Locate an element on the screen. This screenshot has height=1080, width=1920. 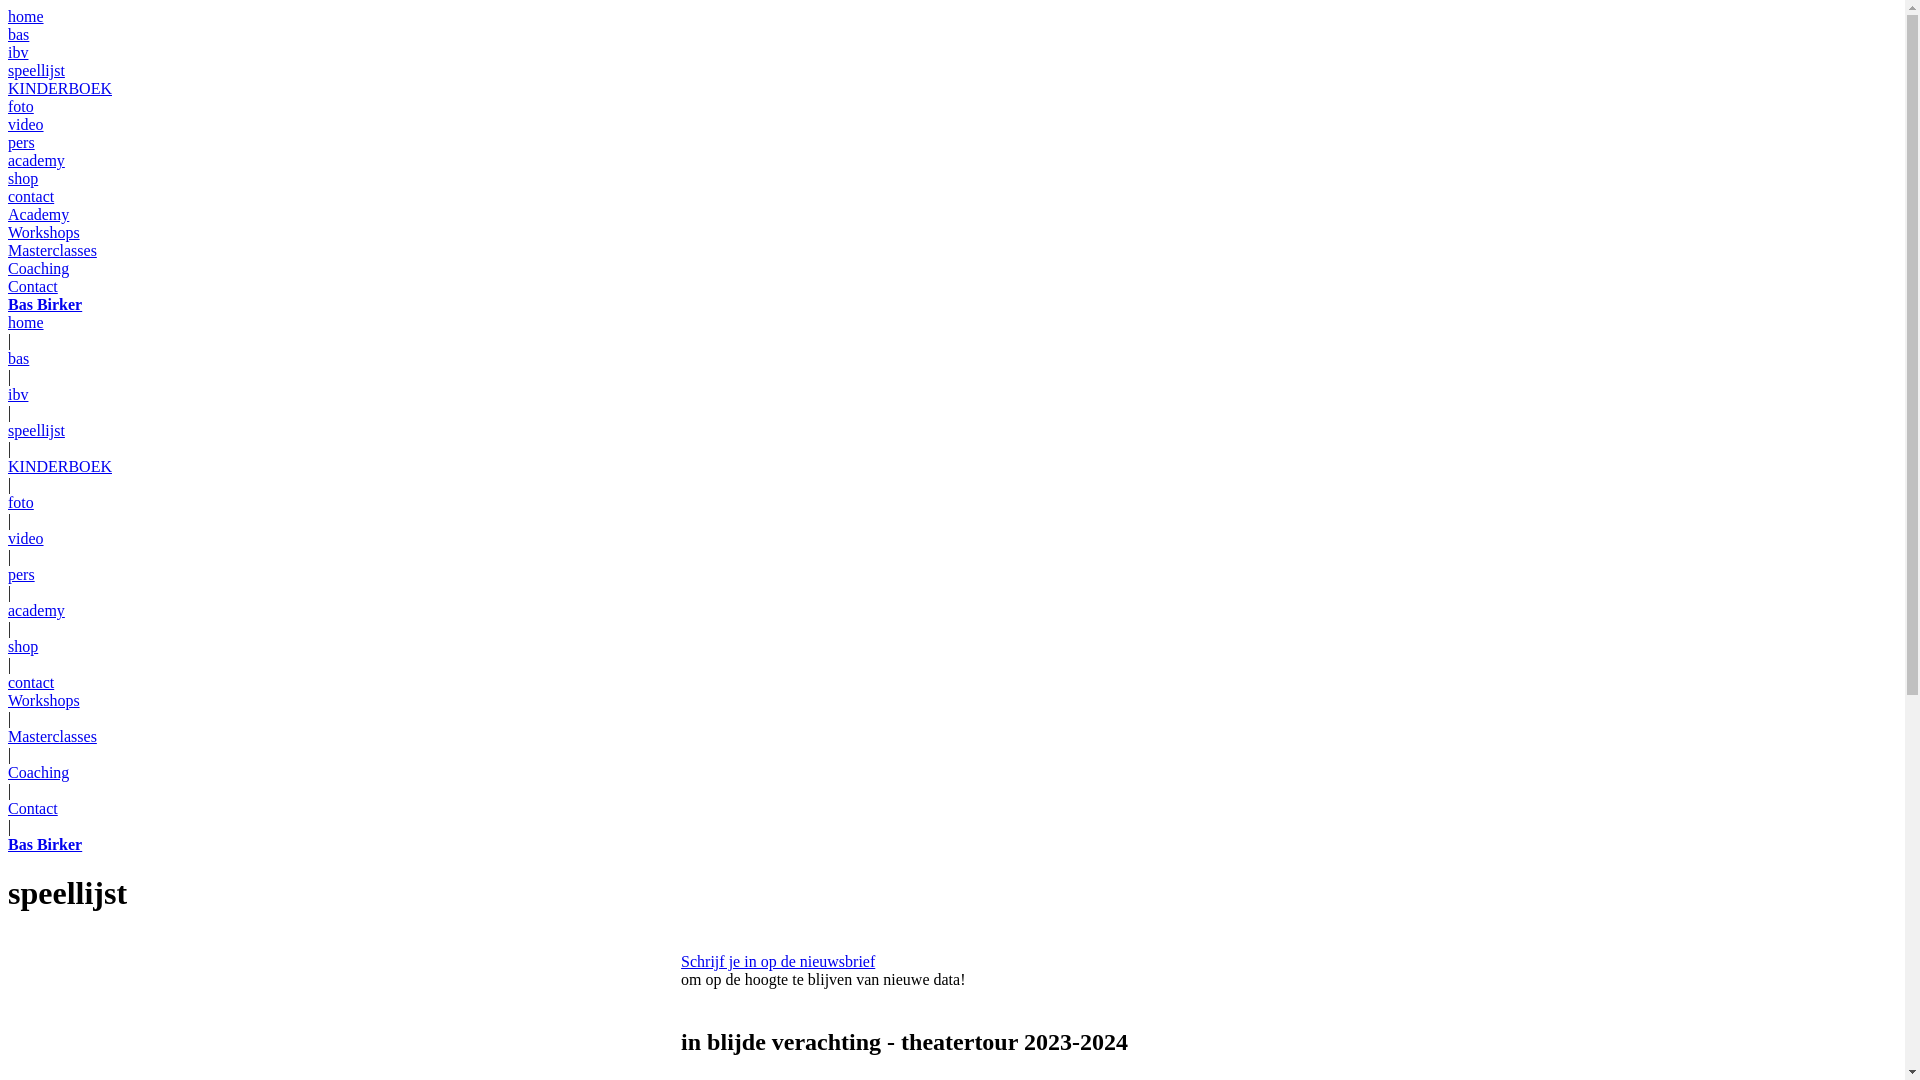
'shop' is located at coordinates (23, 177).